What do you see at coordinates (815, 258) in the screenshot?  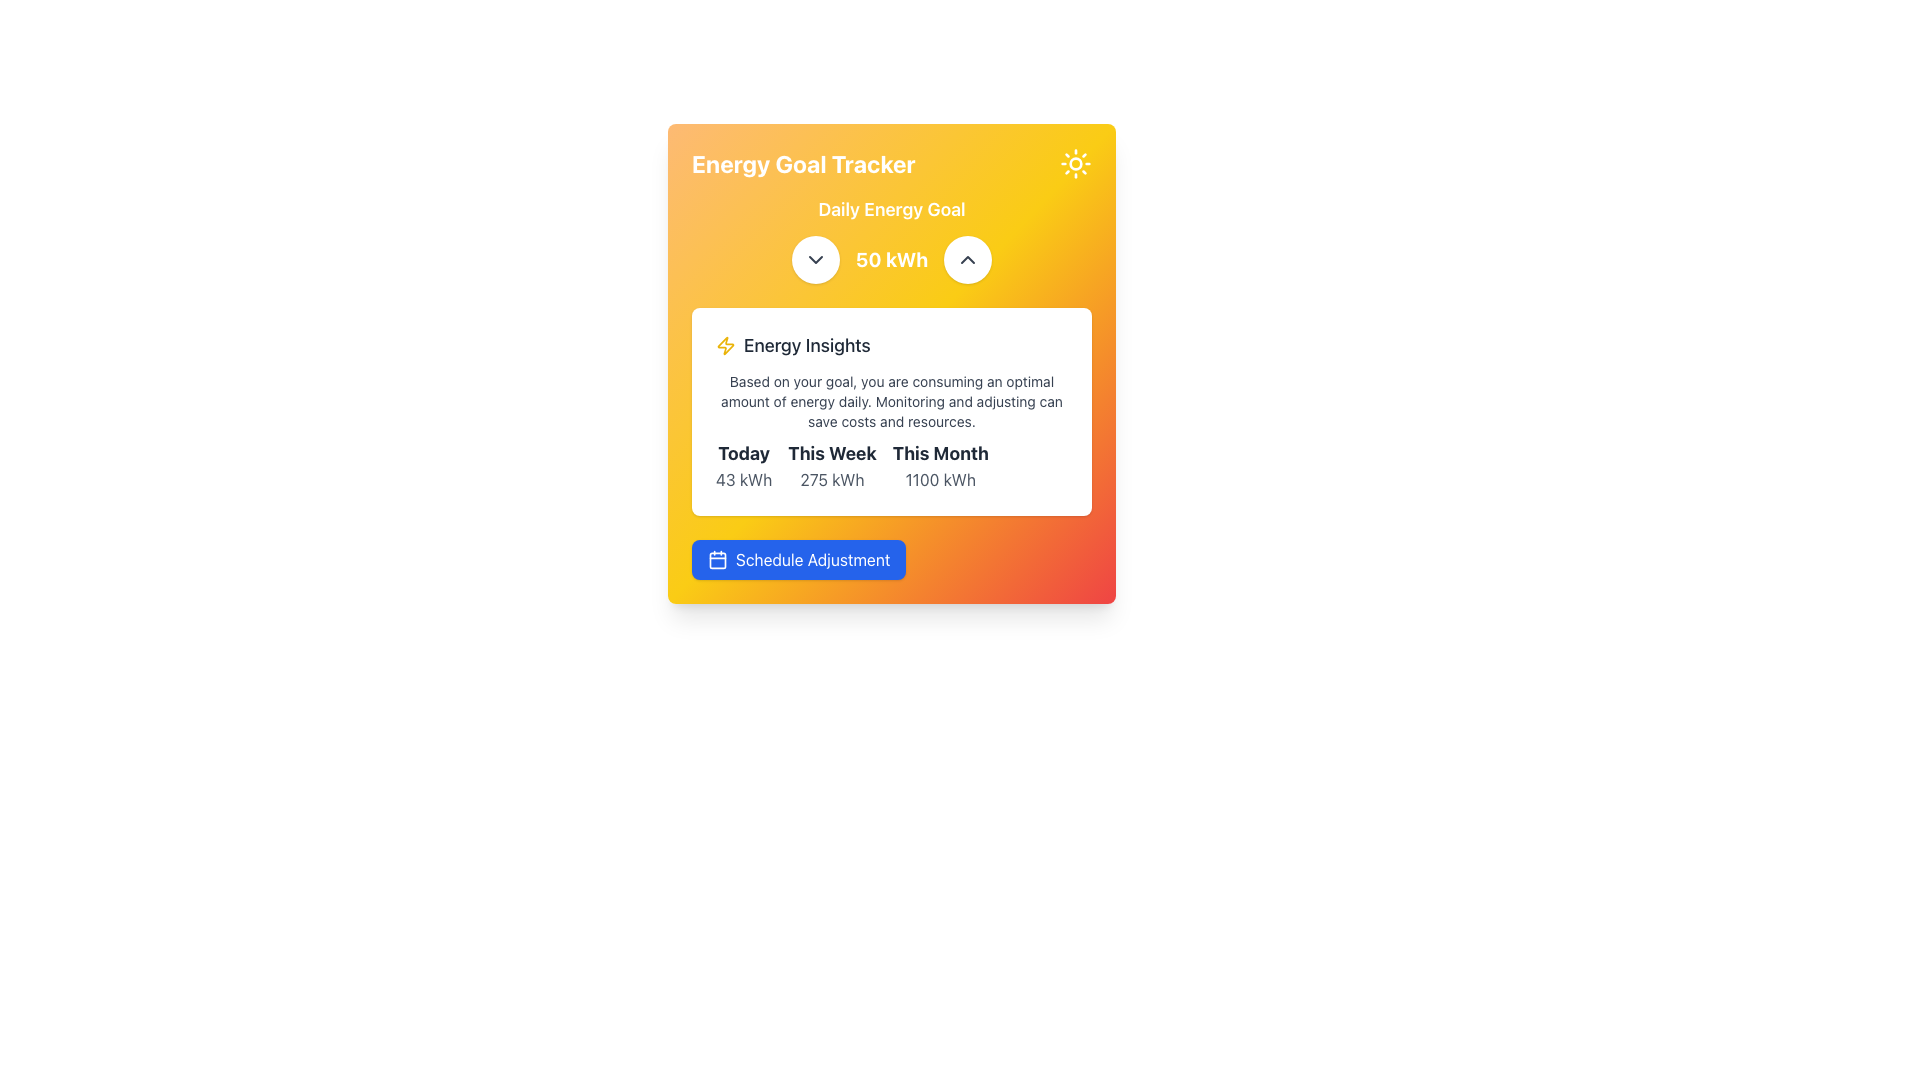 I see `the downward-facing chevron icon located within a circular button next to the text '50 kWh' in the 'Energy Goal Tracker' card` at bounding box center [815, 258].